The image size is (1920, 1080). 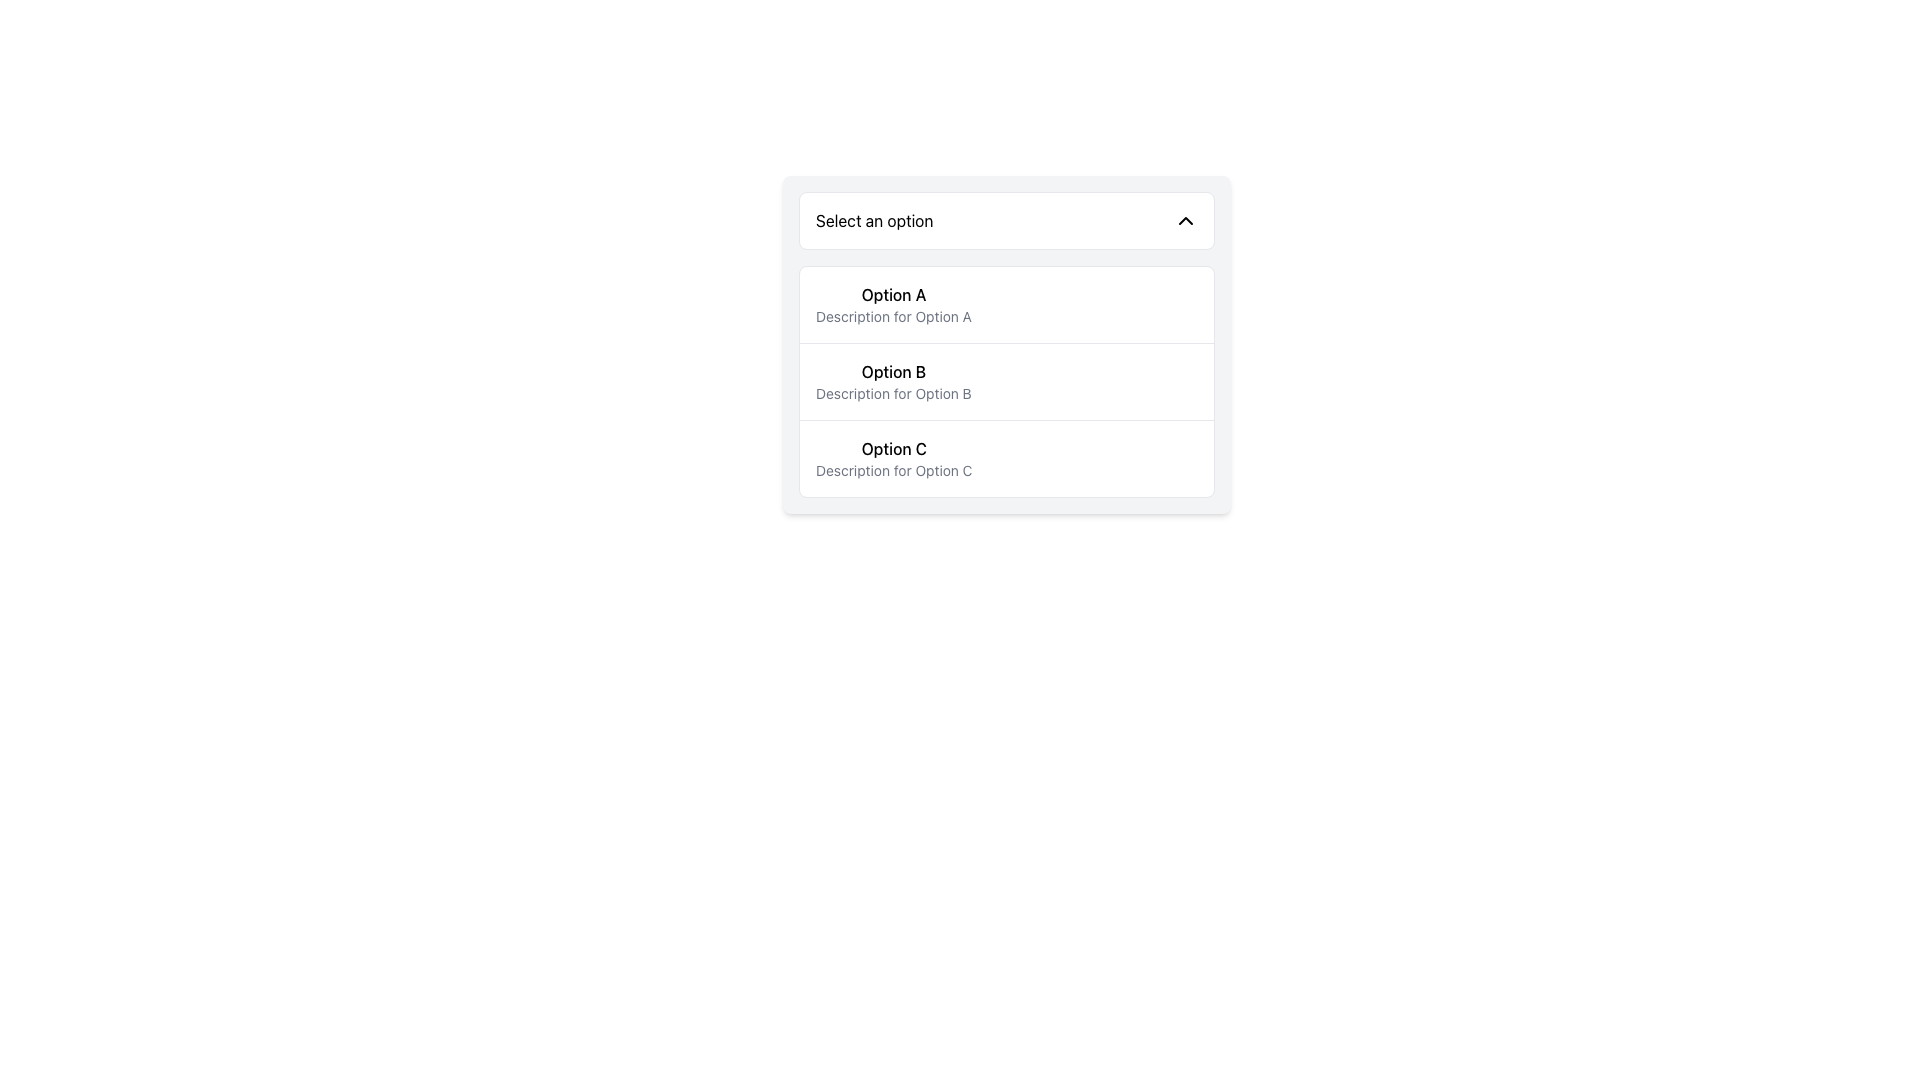 What do you see at coordinates (1007, 381) in the screenshot?
I see `the List Item representing 'Option B' in the dropdown list` at bounding box center [1007, 381].